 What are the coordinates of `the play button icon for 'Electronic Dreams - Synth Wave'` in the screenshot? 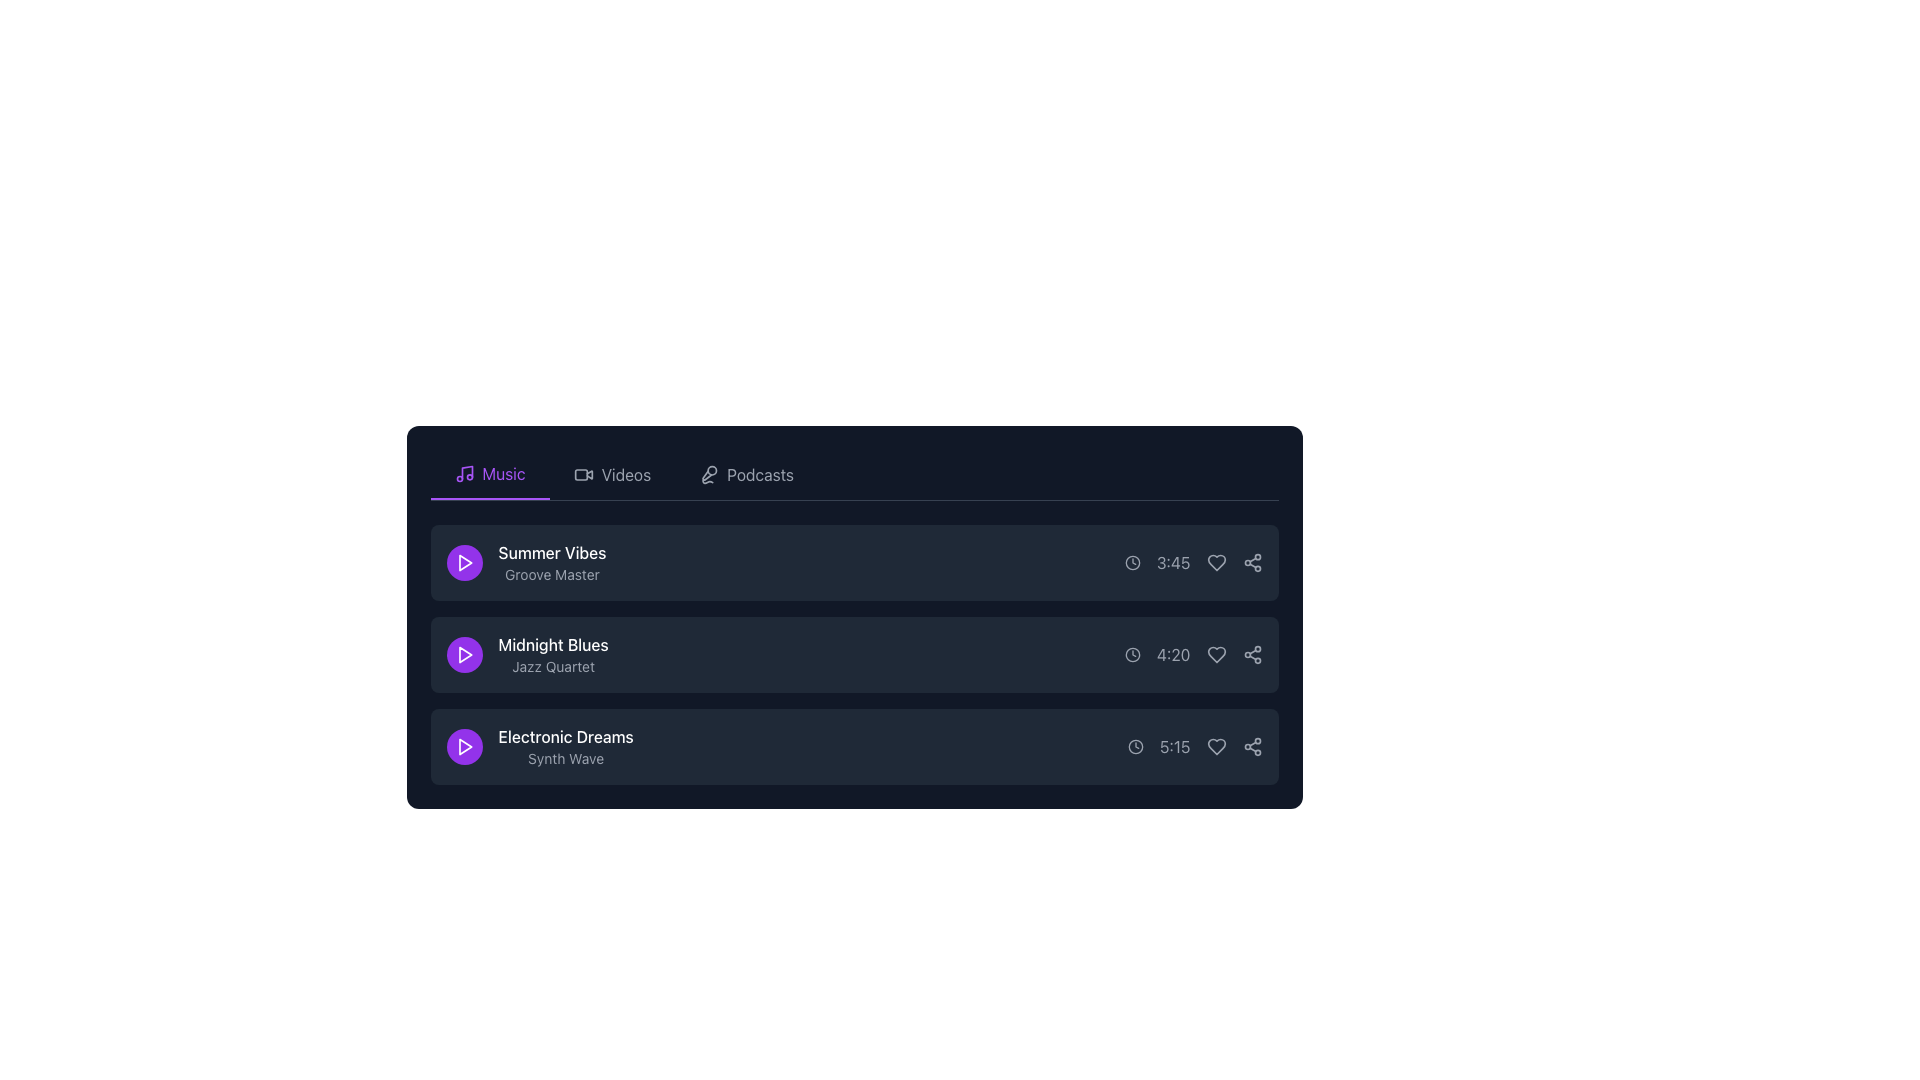 It's located at (463, 747).